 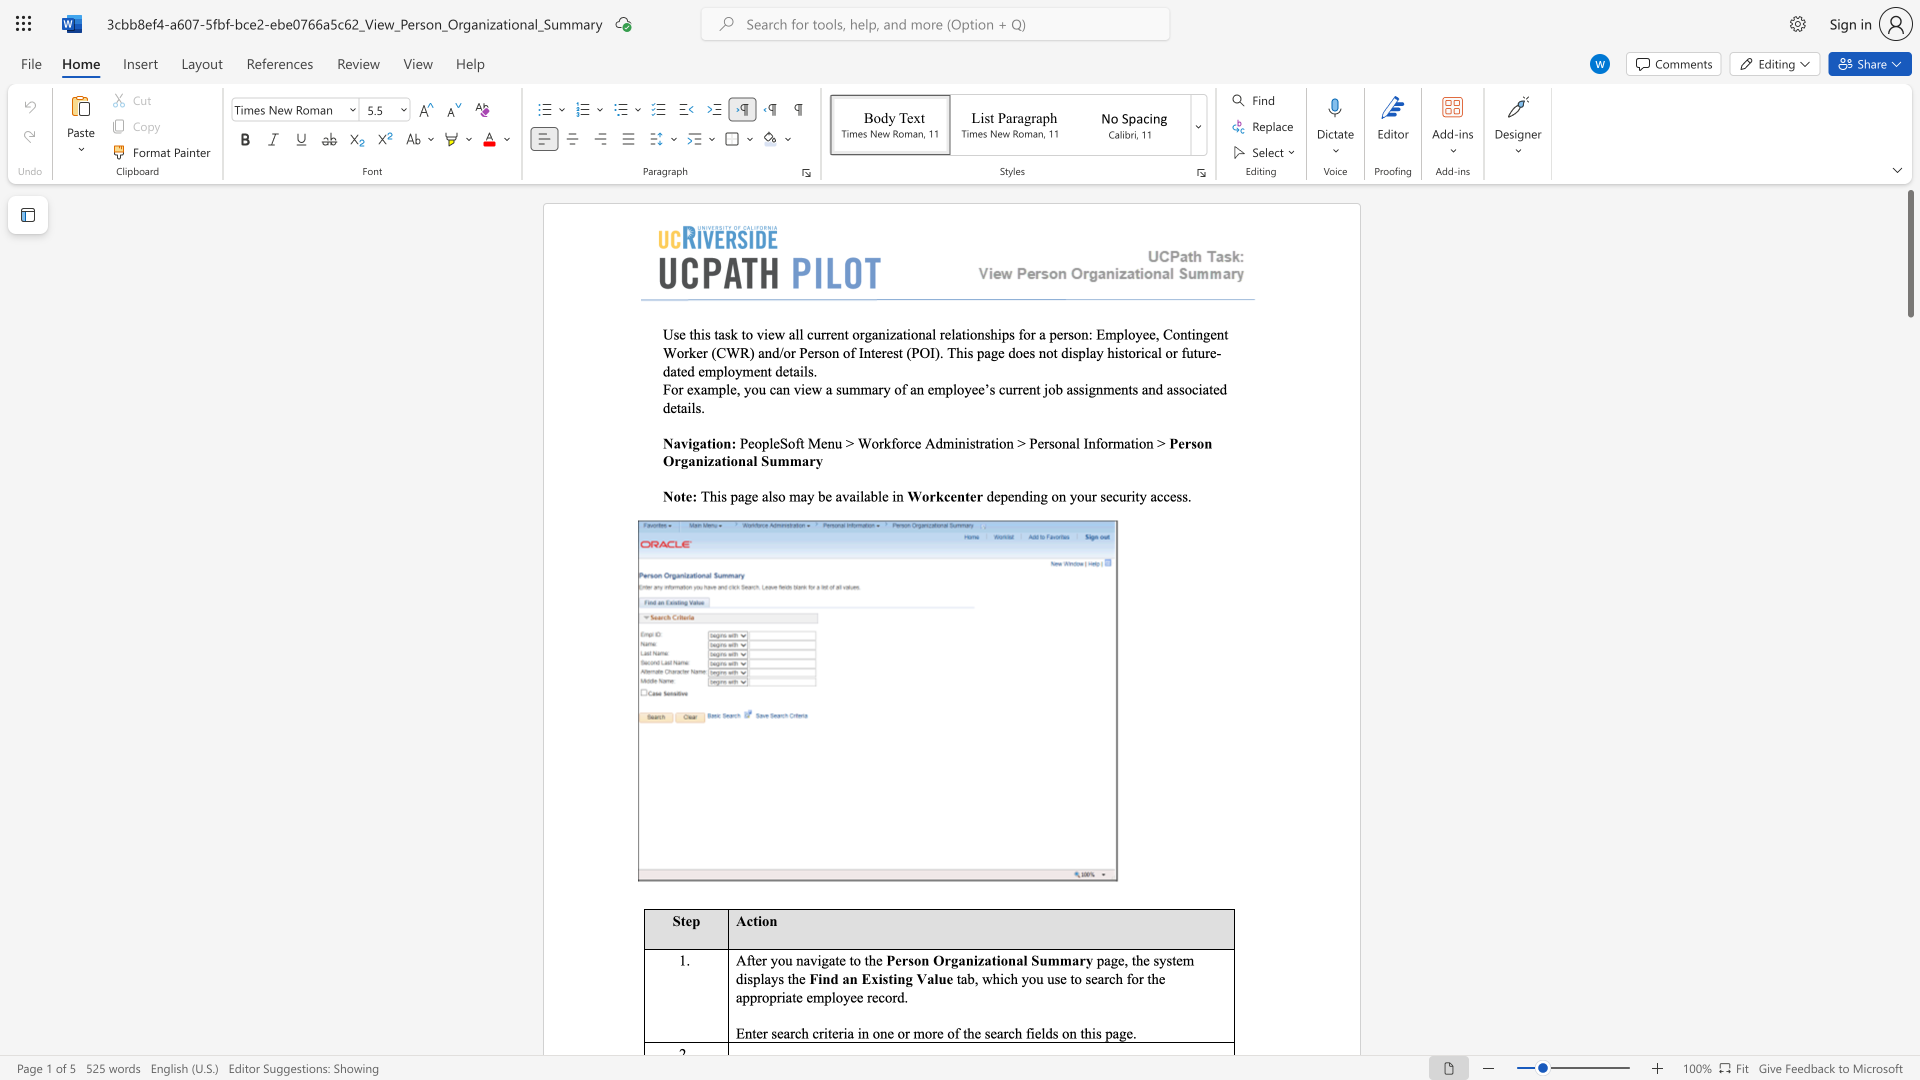 What do you see at coordinates (747, 351) in the screenshot?
I see `the space between the continuous character "R" and ")" in the text` at bounding box center [747, 351].